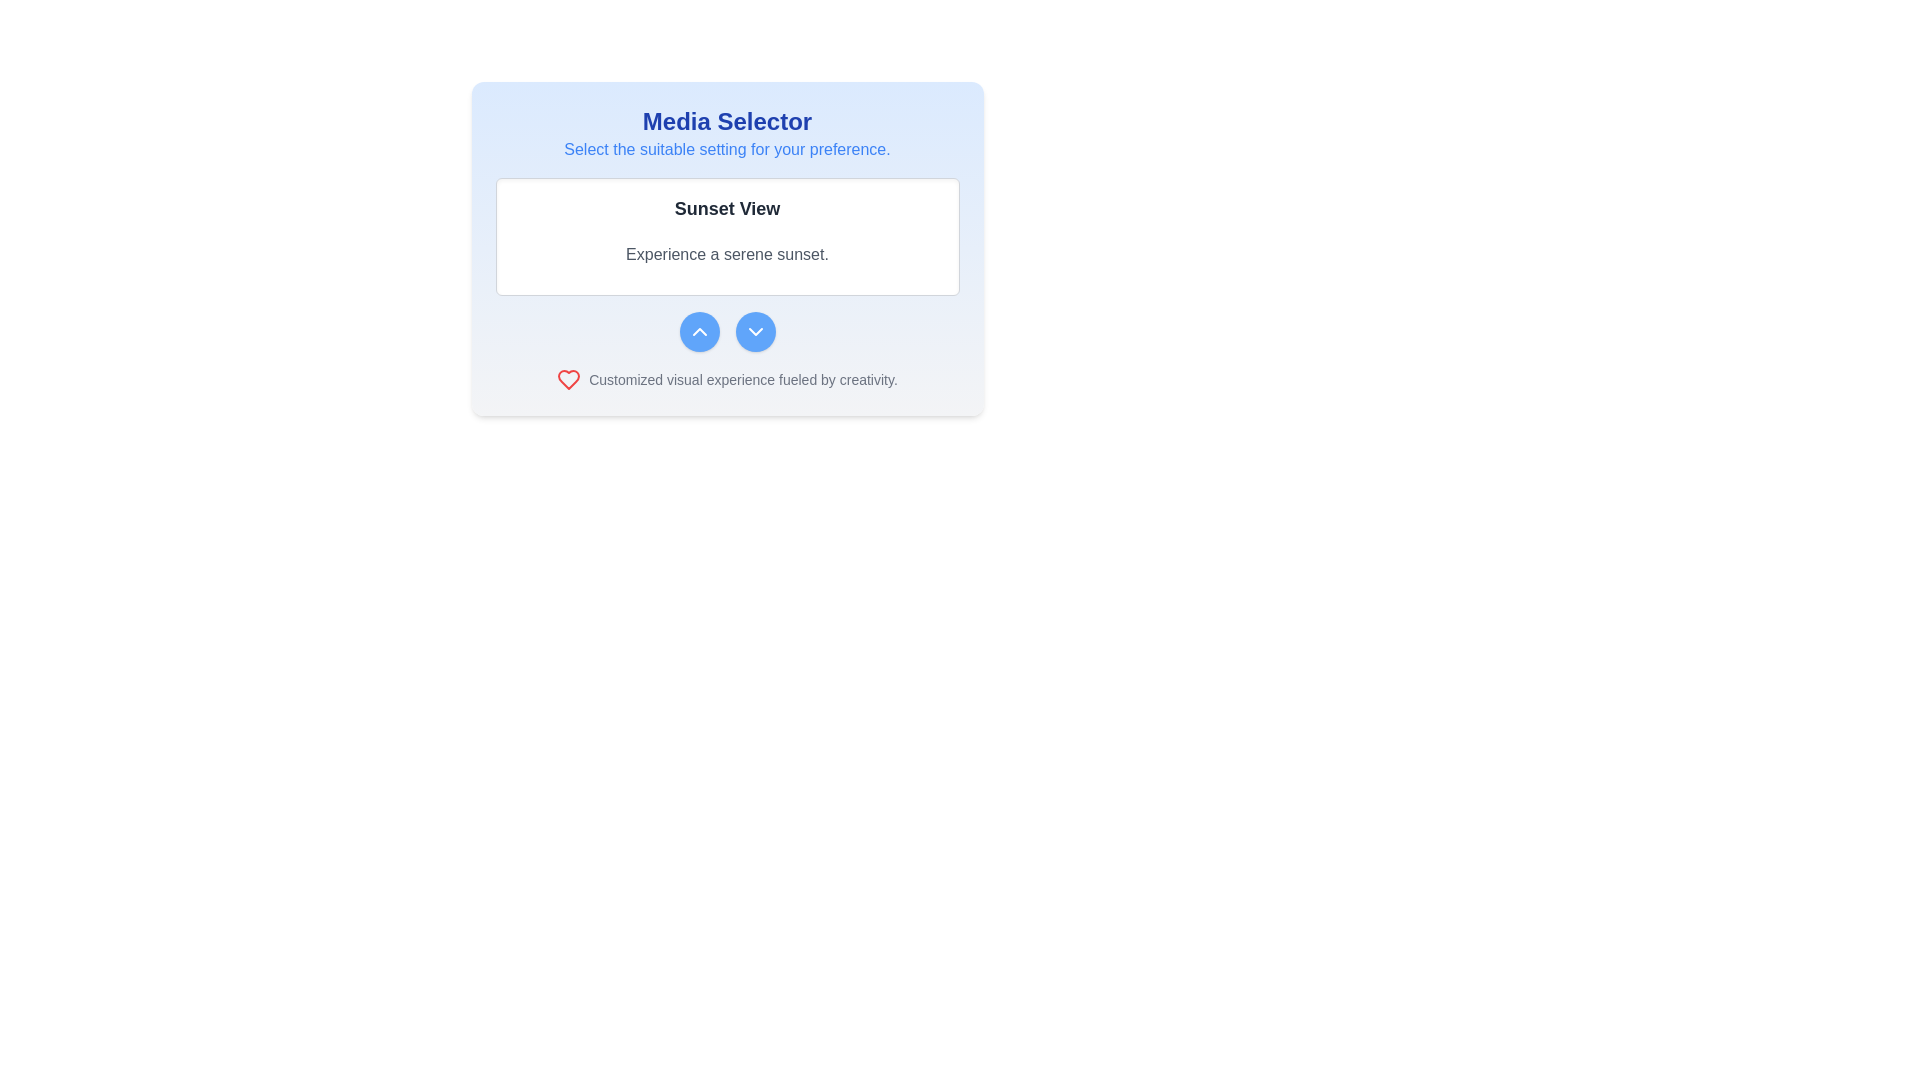 The height and width of the screenshot is (1080, 1920). Describe the element at coordinates (726, 122) in the screenshot. I see `the bold text label 'Media Selector' which is styled in a large font size and dark blue color, positioned at the top of the interface as the title of the section` at that location.